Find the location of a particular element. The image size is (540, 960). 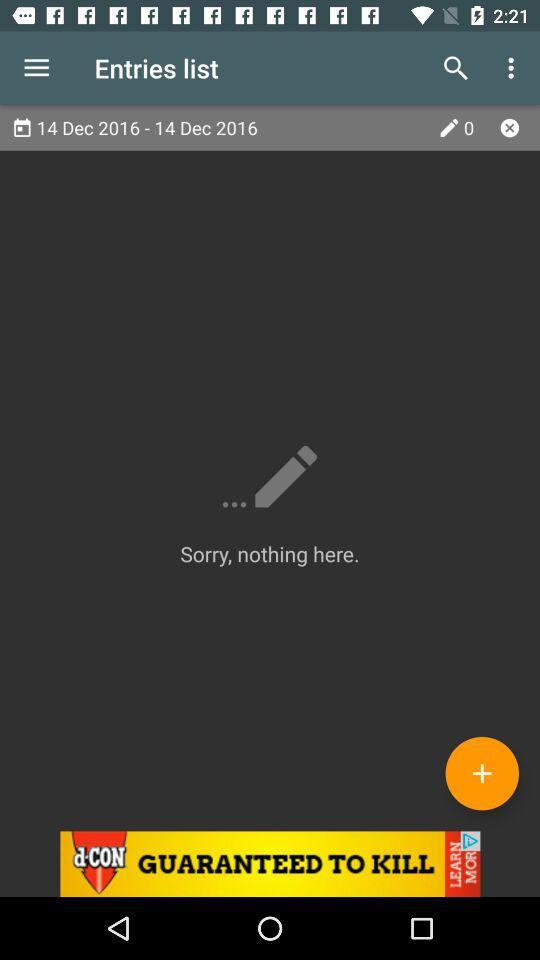

option is located at coordinates (509, 126).